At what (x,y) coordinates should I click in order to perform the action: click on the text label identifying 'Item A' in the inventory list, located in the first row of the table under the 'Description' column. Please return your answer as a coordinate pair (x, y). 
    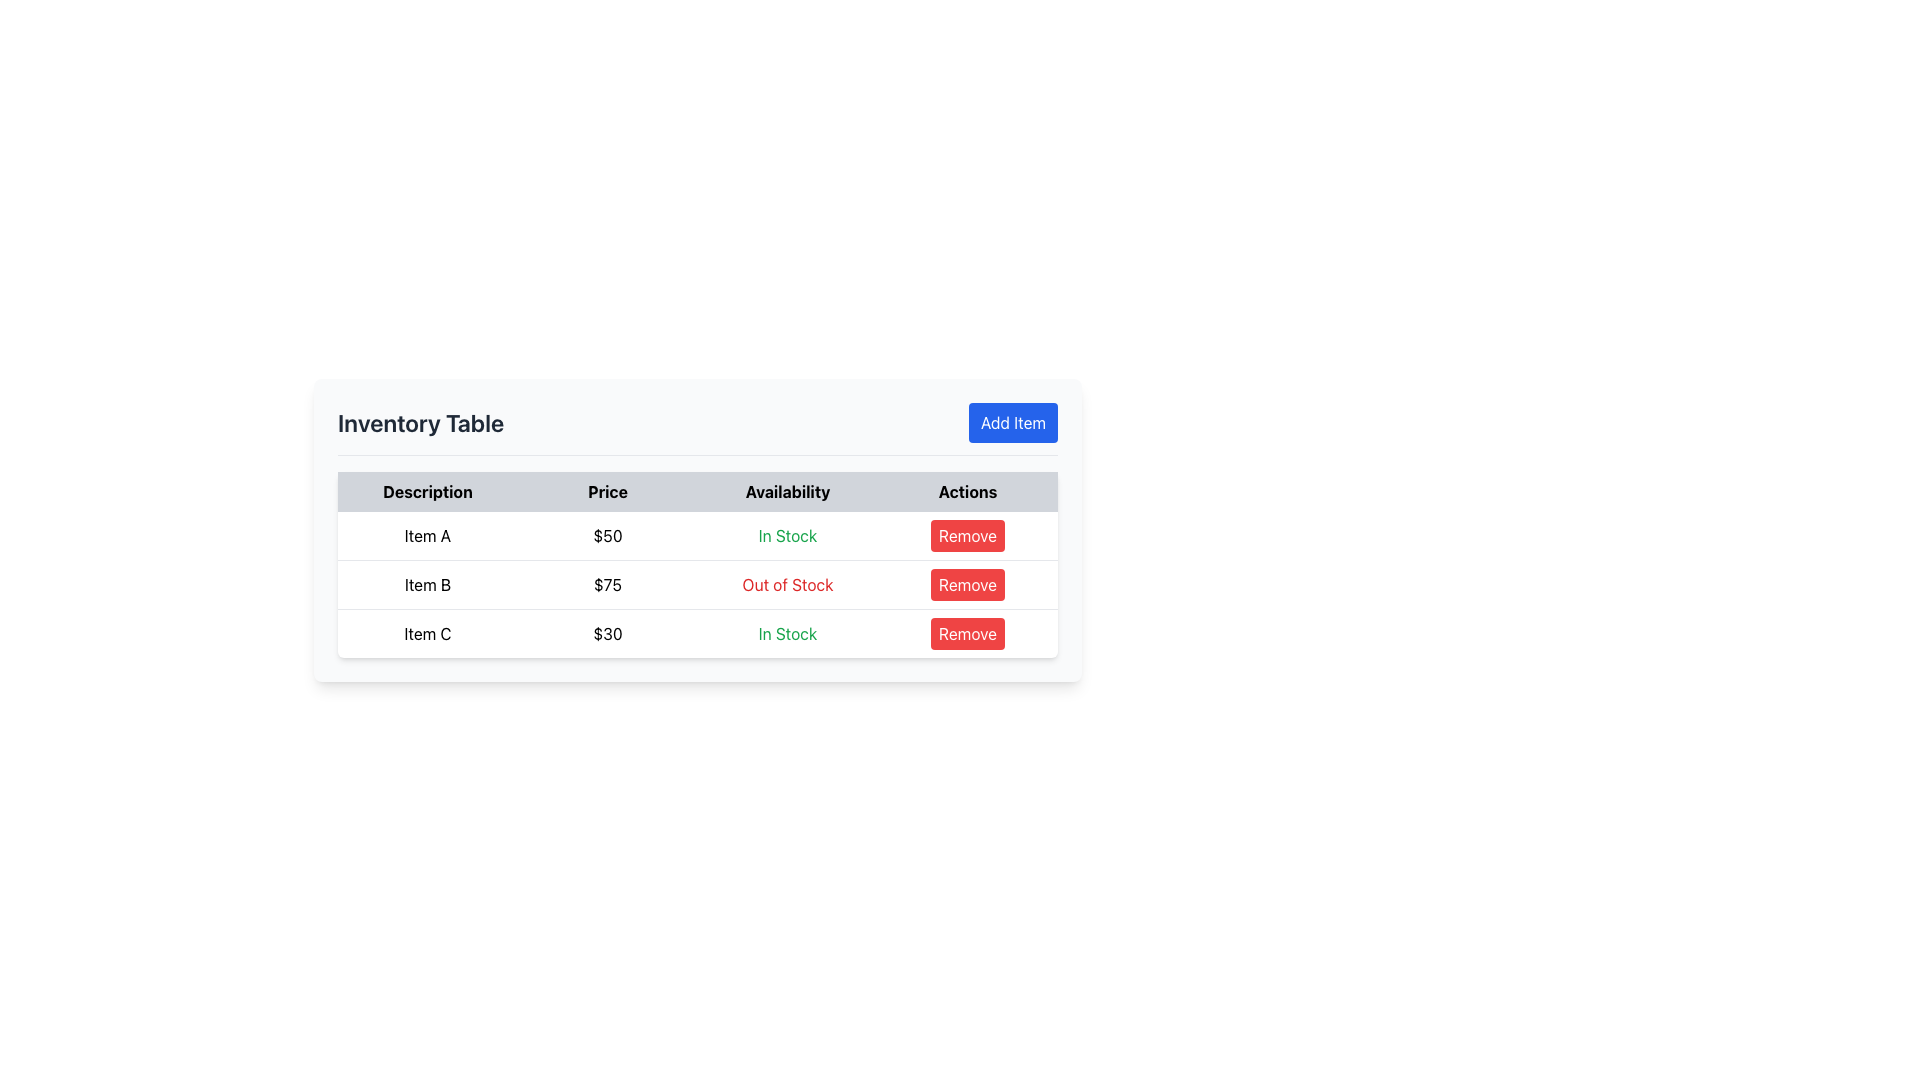
    Looking at the image, I should click on (426, 535).